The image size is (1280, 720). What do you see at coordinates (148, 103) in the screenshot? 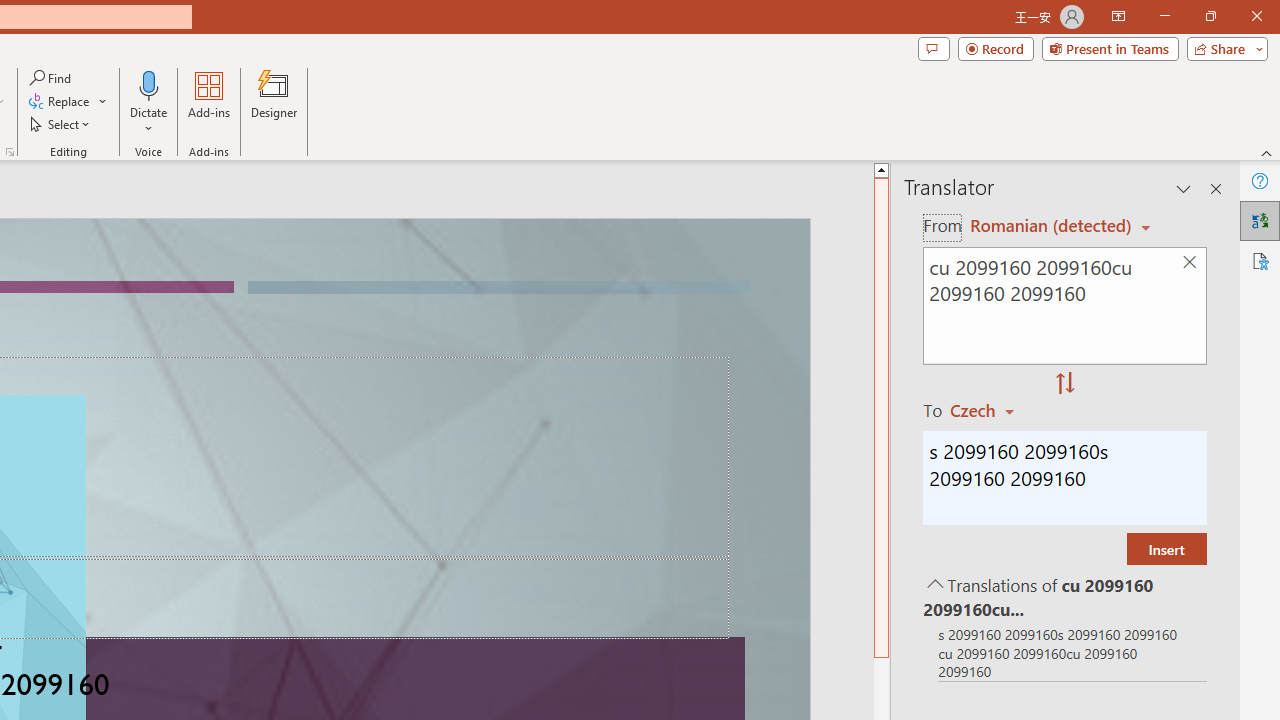
I see `'Dictate'` at bounding box center [148, 103].